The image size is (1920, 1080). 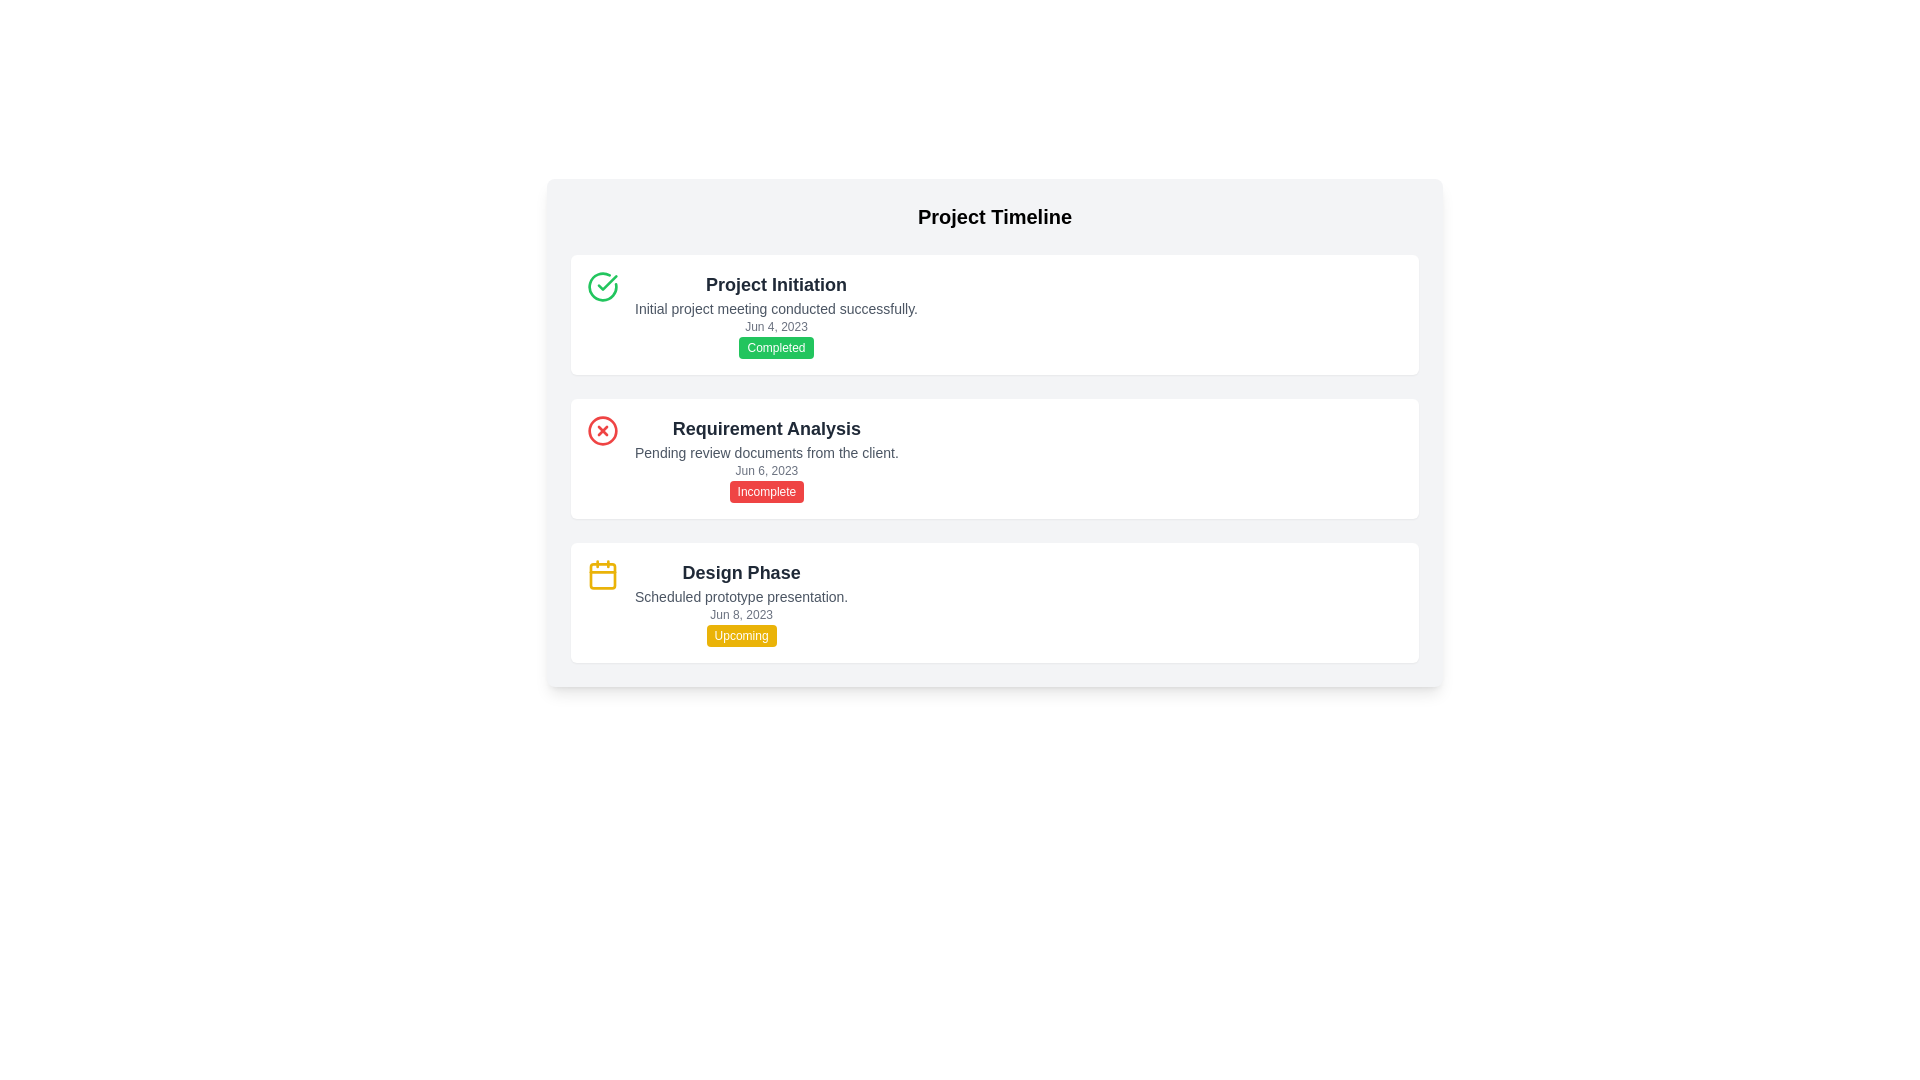 What do you see at coordinates (994, 315) in the screenshot?
I see `the card titled 'Project Initiation' which has a white background, rounded corners, and displays the status 'Completed' in a green badge at the bottom` at bounding box center [994, 315].